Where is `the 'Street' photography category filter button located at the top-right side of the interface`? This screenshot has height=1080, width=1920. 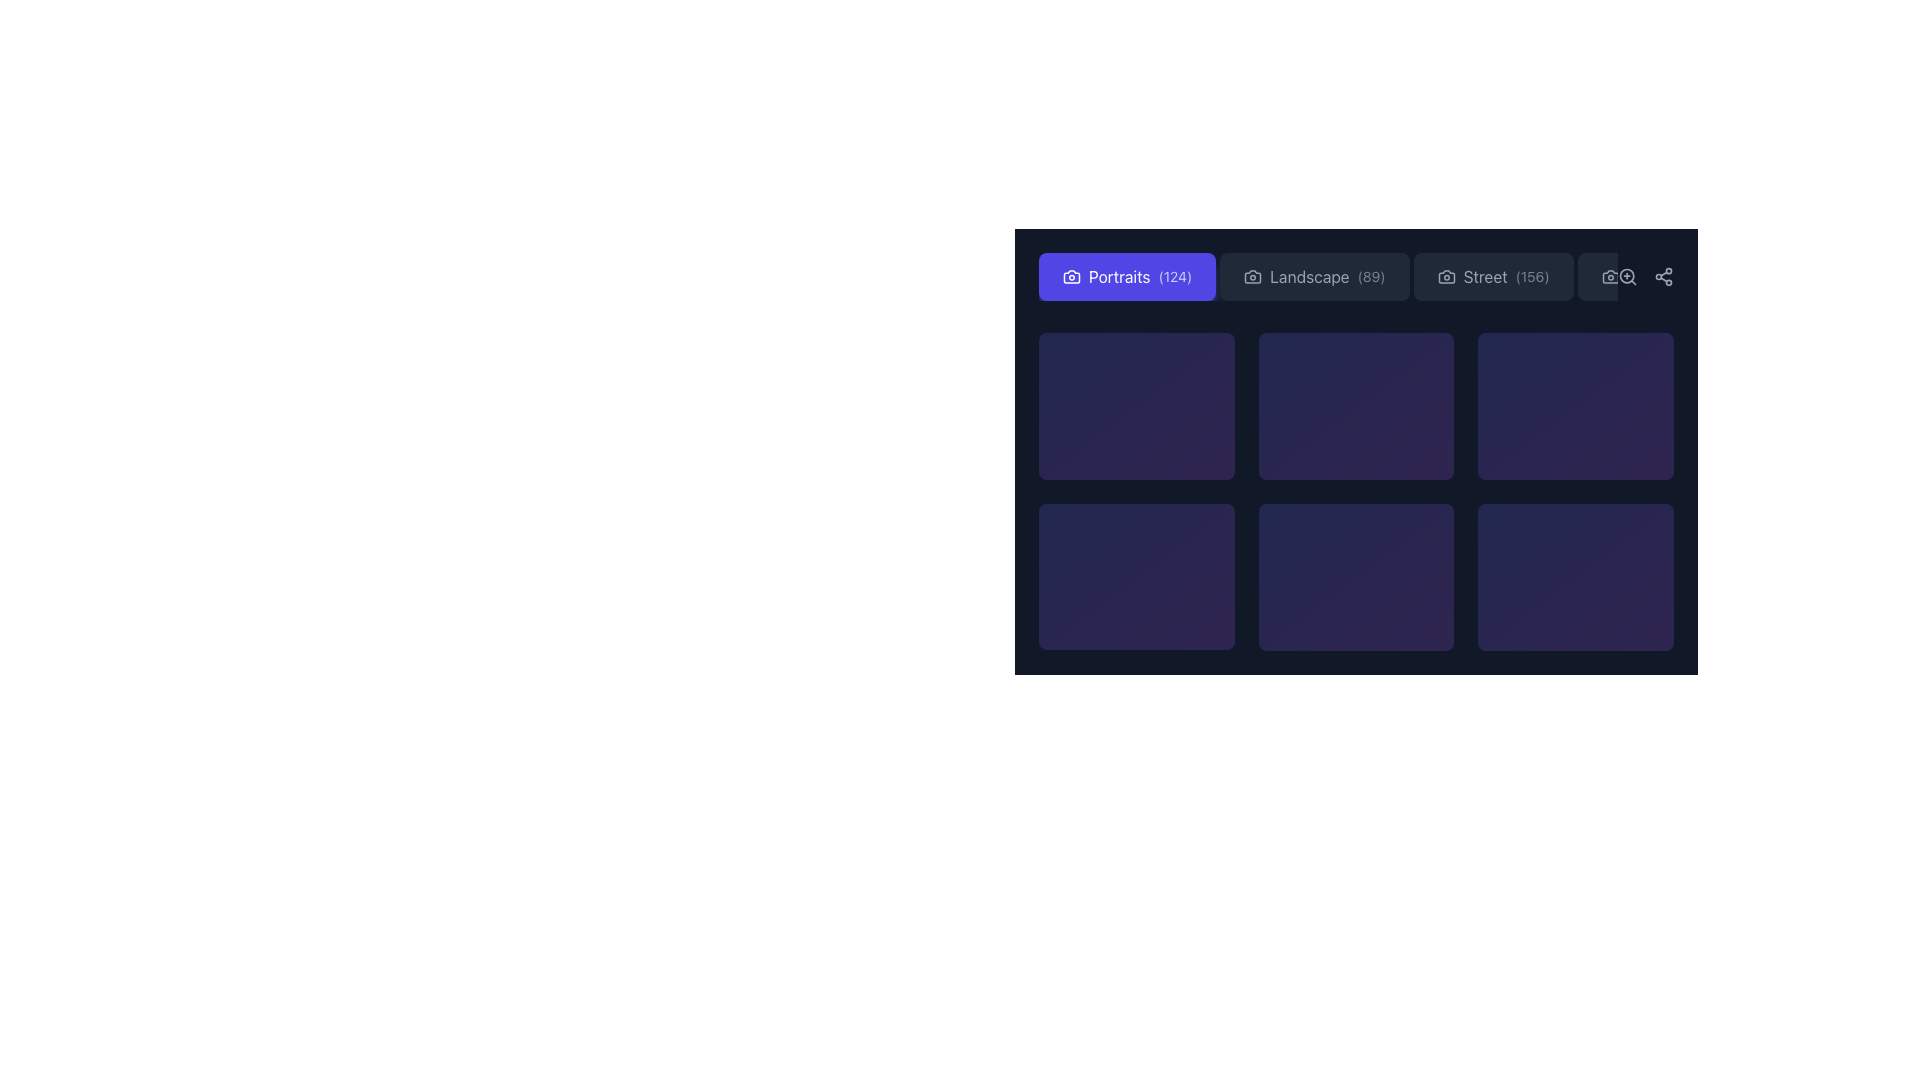 the 'Street' photography category filter button located at the top-right side of the interface is located at coordinates (1493, 277).